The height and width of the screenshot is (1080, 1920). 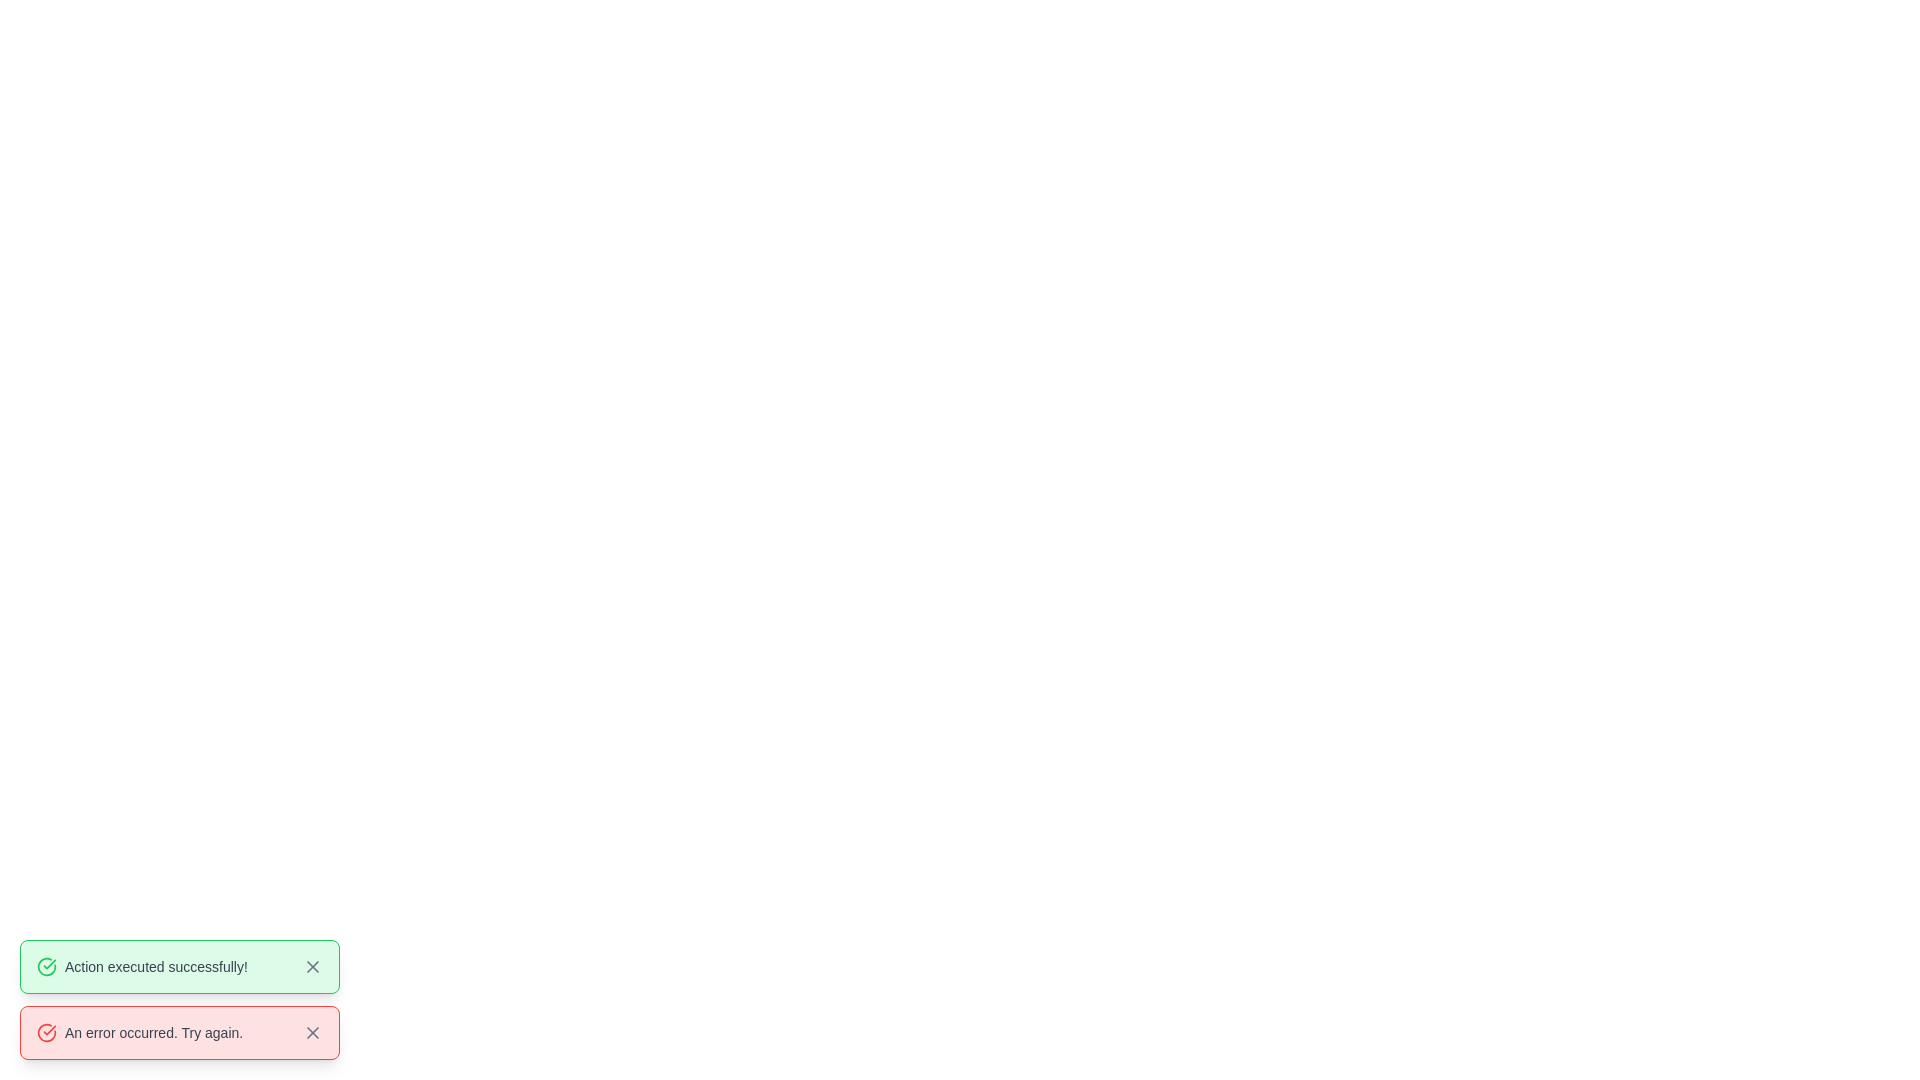 I want to click on the 'X' button on the right side of the green notification box that says 'Action executed successfully!', so click(x=311, y=966).